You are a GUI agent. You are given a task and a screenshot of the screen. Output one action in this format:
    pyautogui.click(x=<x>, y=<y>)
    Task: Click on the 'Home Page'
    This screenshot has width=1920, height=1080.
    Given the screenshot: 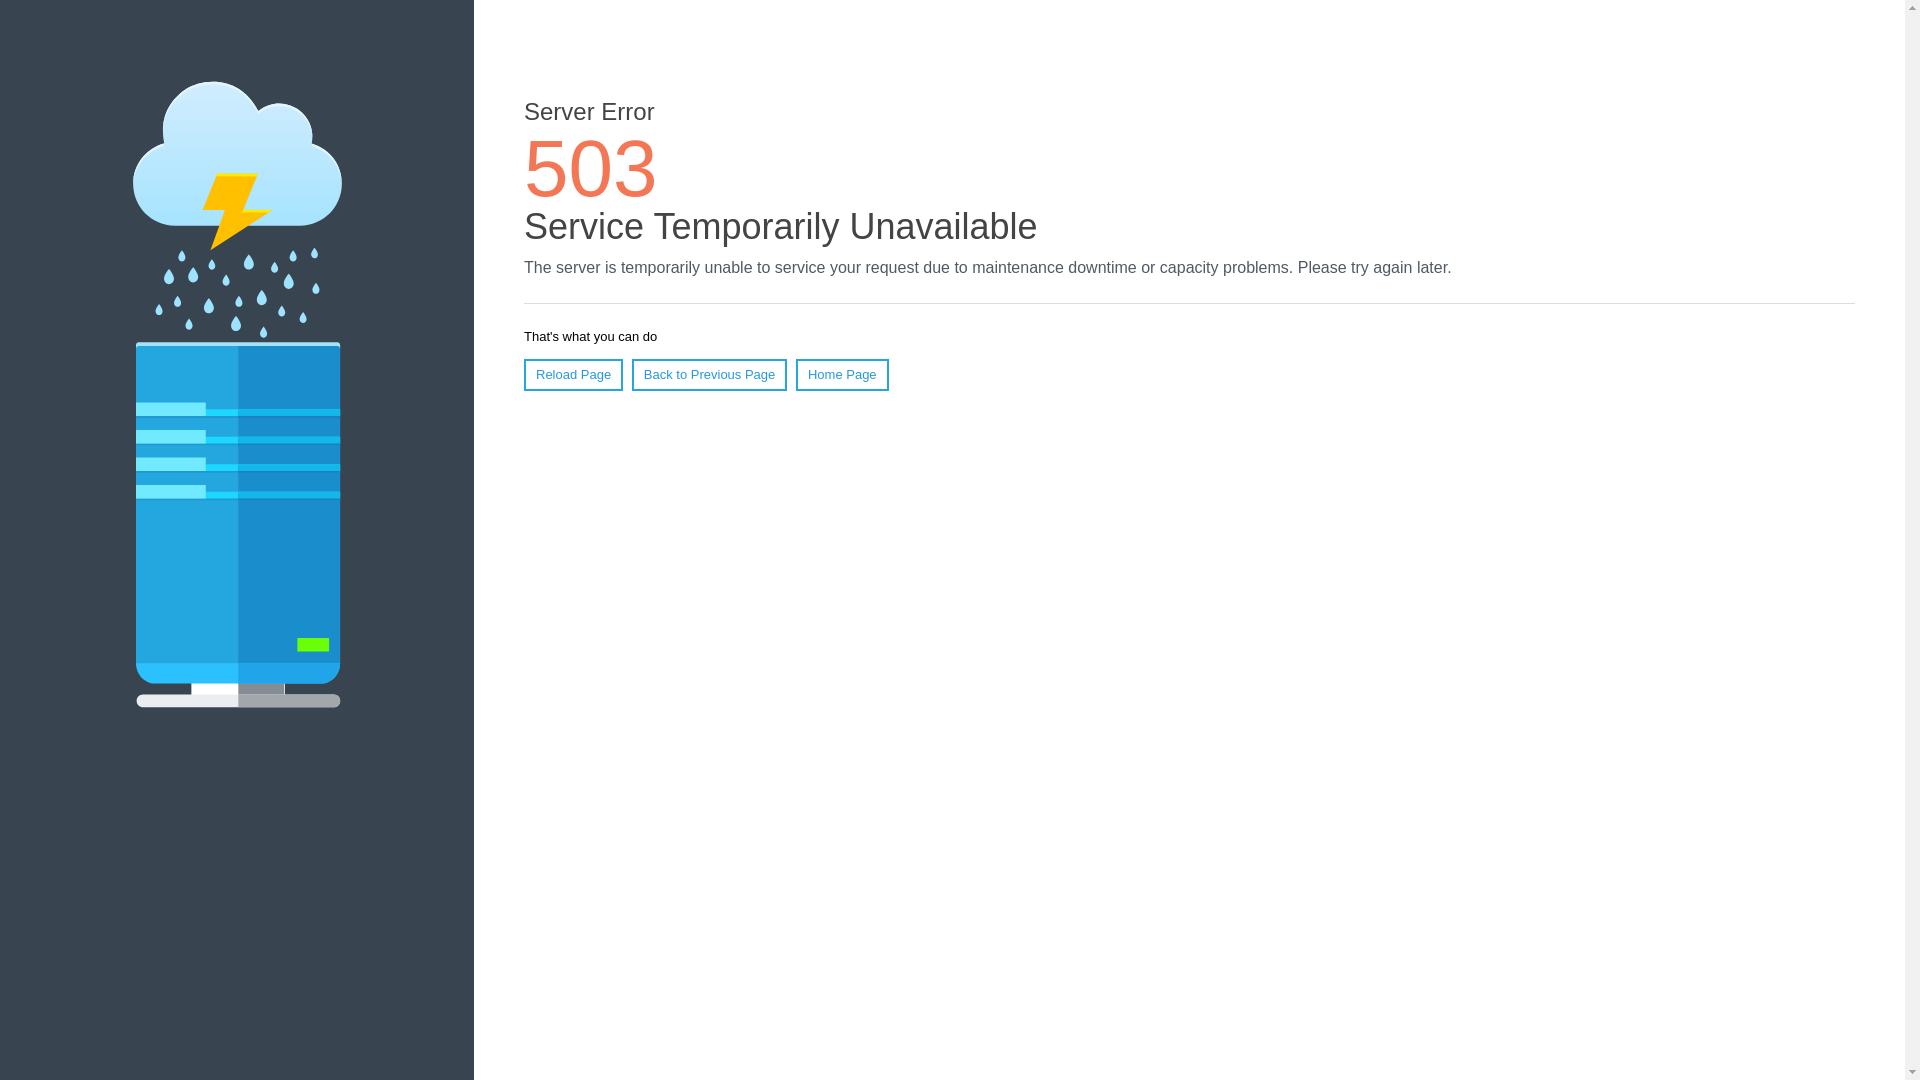 What is the action you would take?
    pyautogui.click(x=842, y=374)
    